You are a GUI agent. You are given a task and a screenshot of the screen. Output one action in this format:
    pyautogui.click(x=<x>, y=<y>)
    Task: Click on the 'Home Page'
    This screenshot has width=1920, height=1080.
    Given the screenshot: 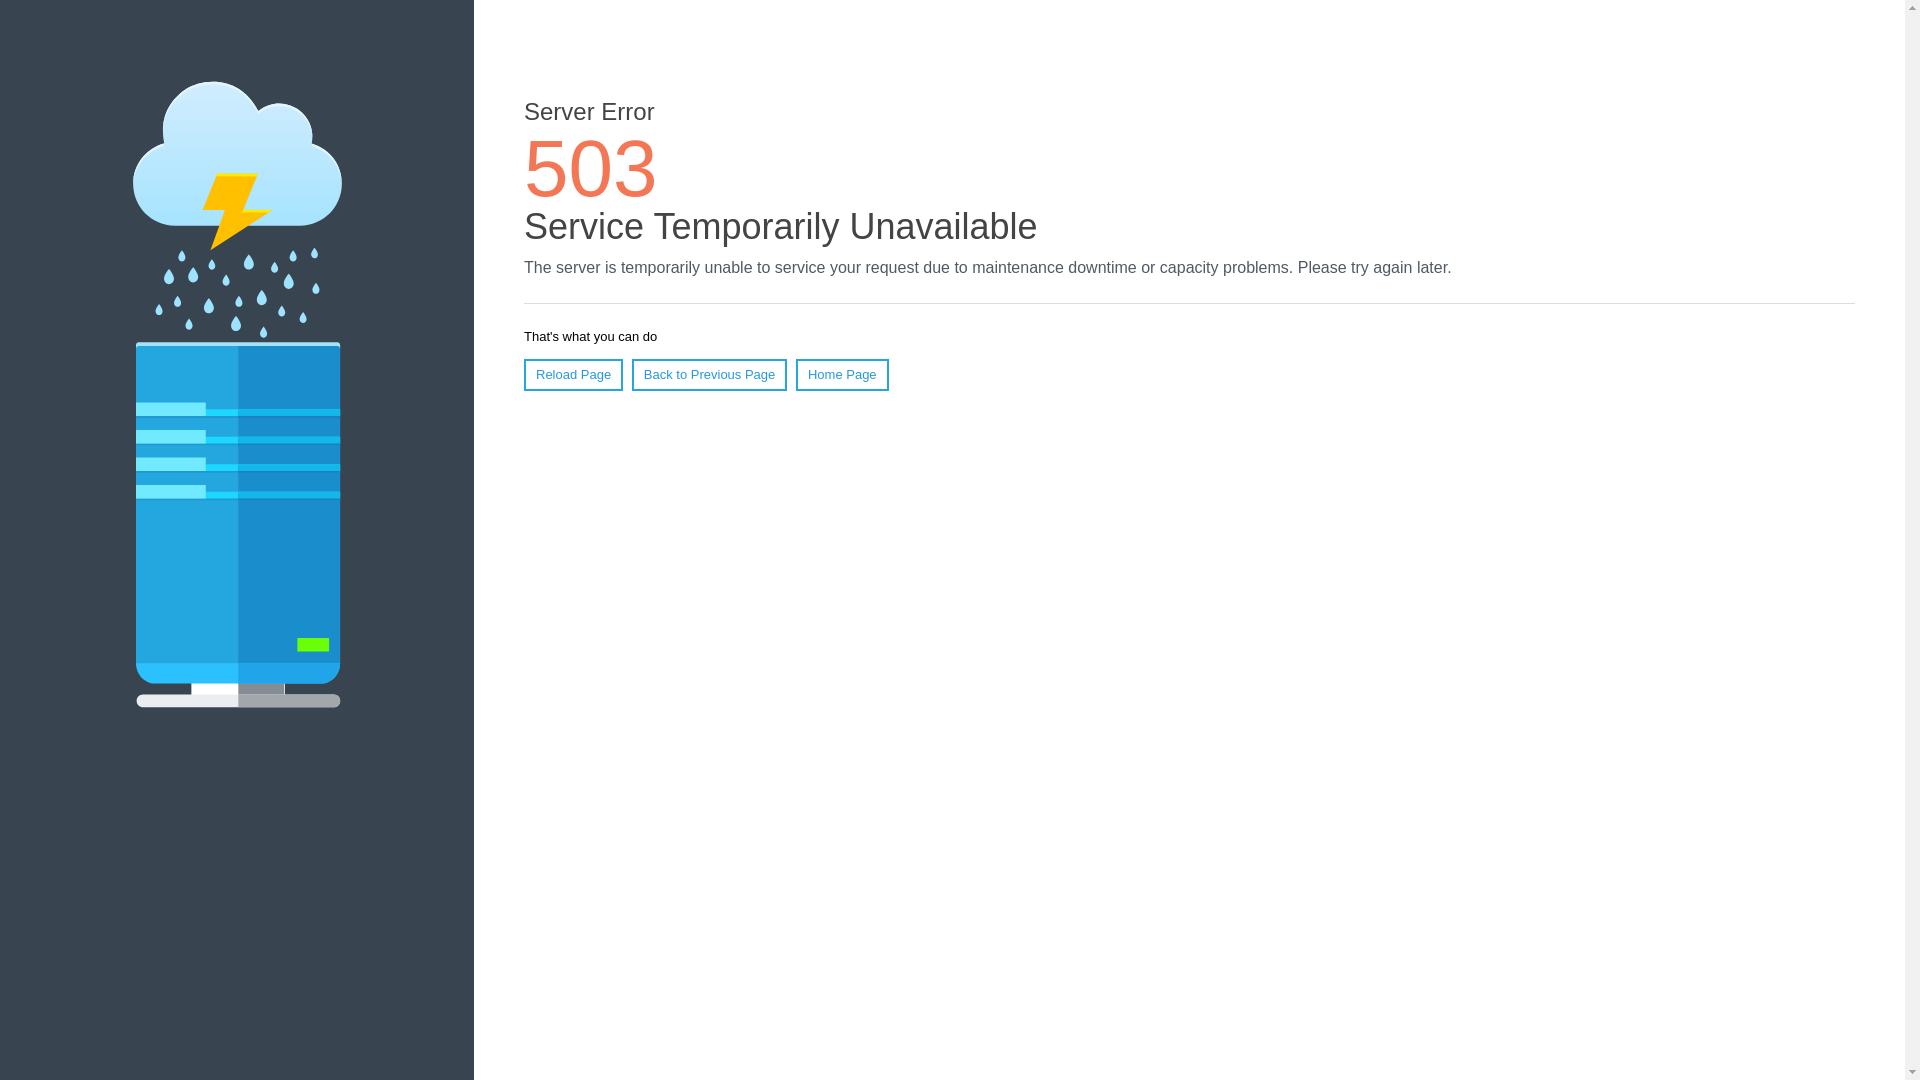 What is the action you would take?
    pyautogui.click(x=842, y=374)
    